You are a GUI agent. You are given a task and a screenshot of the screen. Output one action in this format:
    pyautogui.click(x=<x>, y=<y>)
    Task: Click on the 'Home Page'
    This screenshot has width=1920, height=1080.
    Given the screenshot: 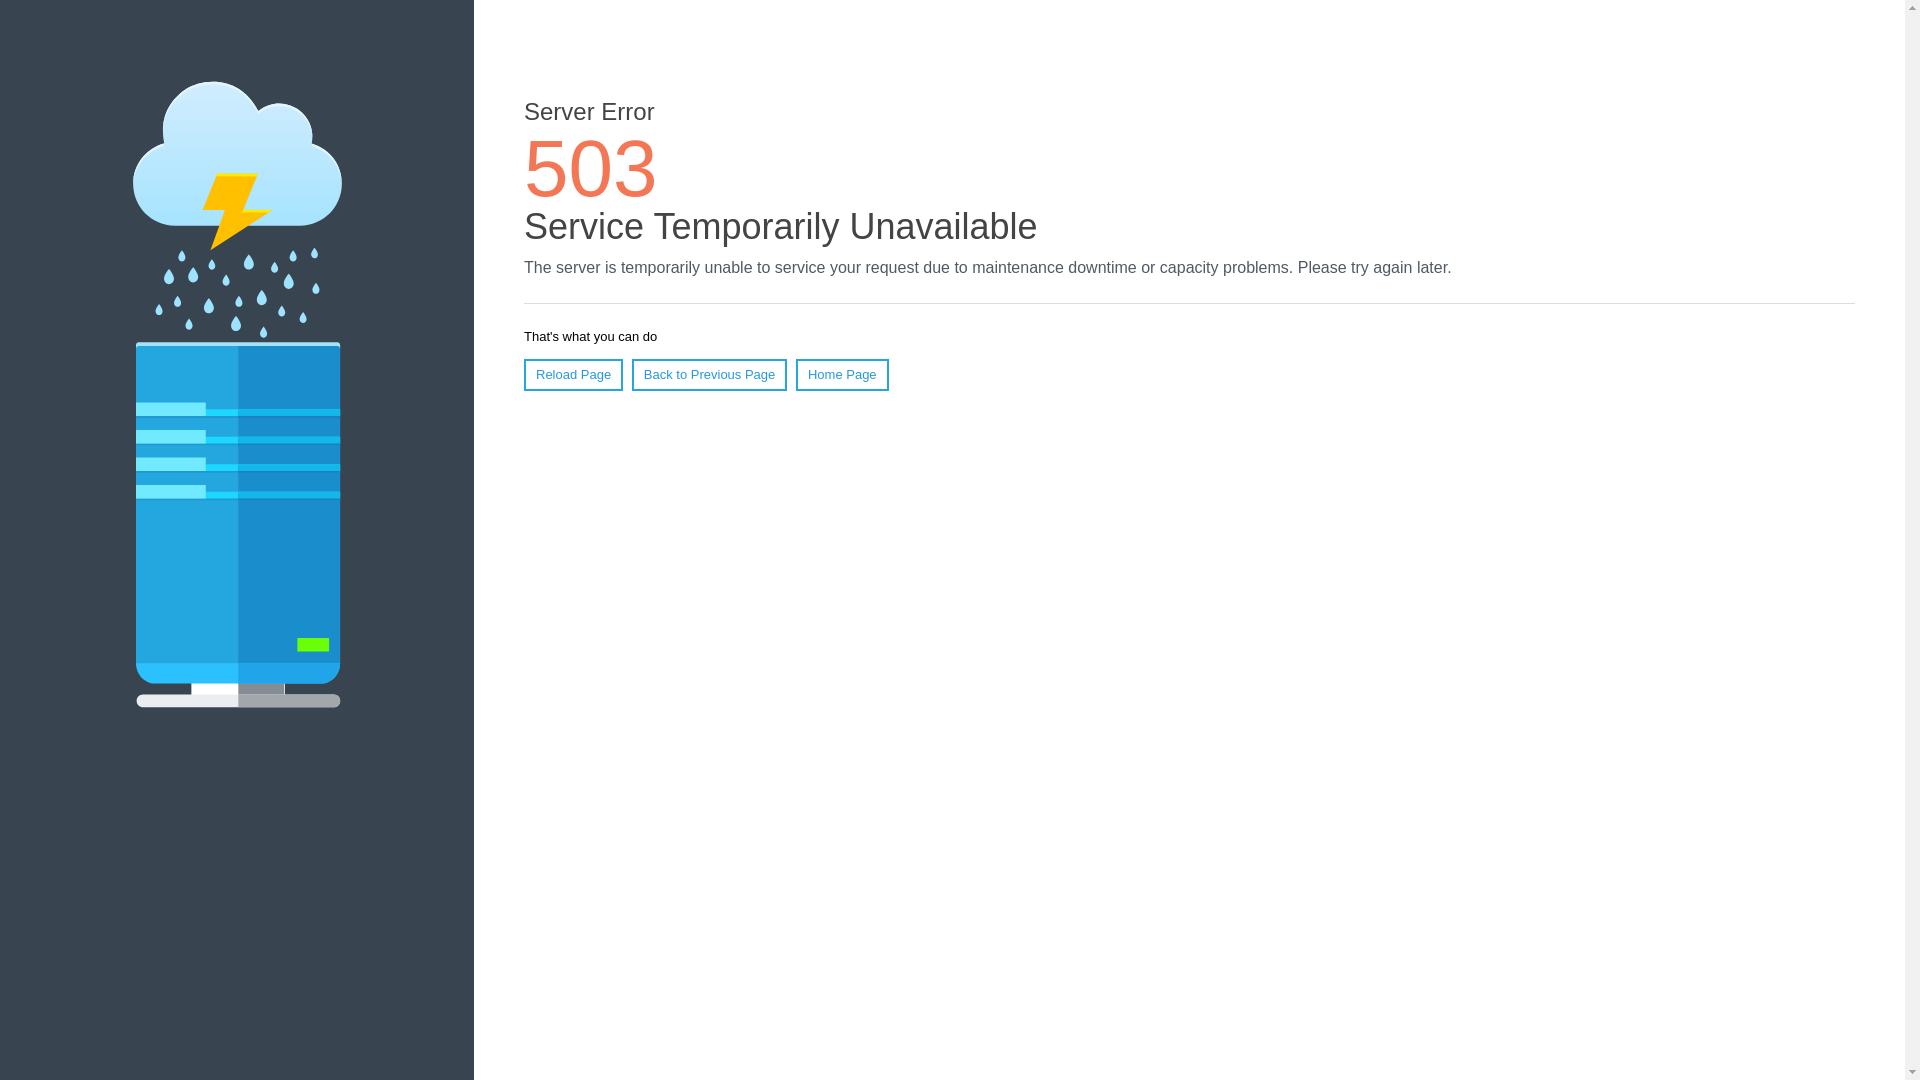 What is the action you would take?
    pyautogui.click(x=842, y=374)
    